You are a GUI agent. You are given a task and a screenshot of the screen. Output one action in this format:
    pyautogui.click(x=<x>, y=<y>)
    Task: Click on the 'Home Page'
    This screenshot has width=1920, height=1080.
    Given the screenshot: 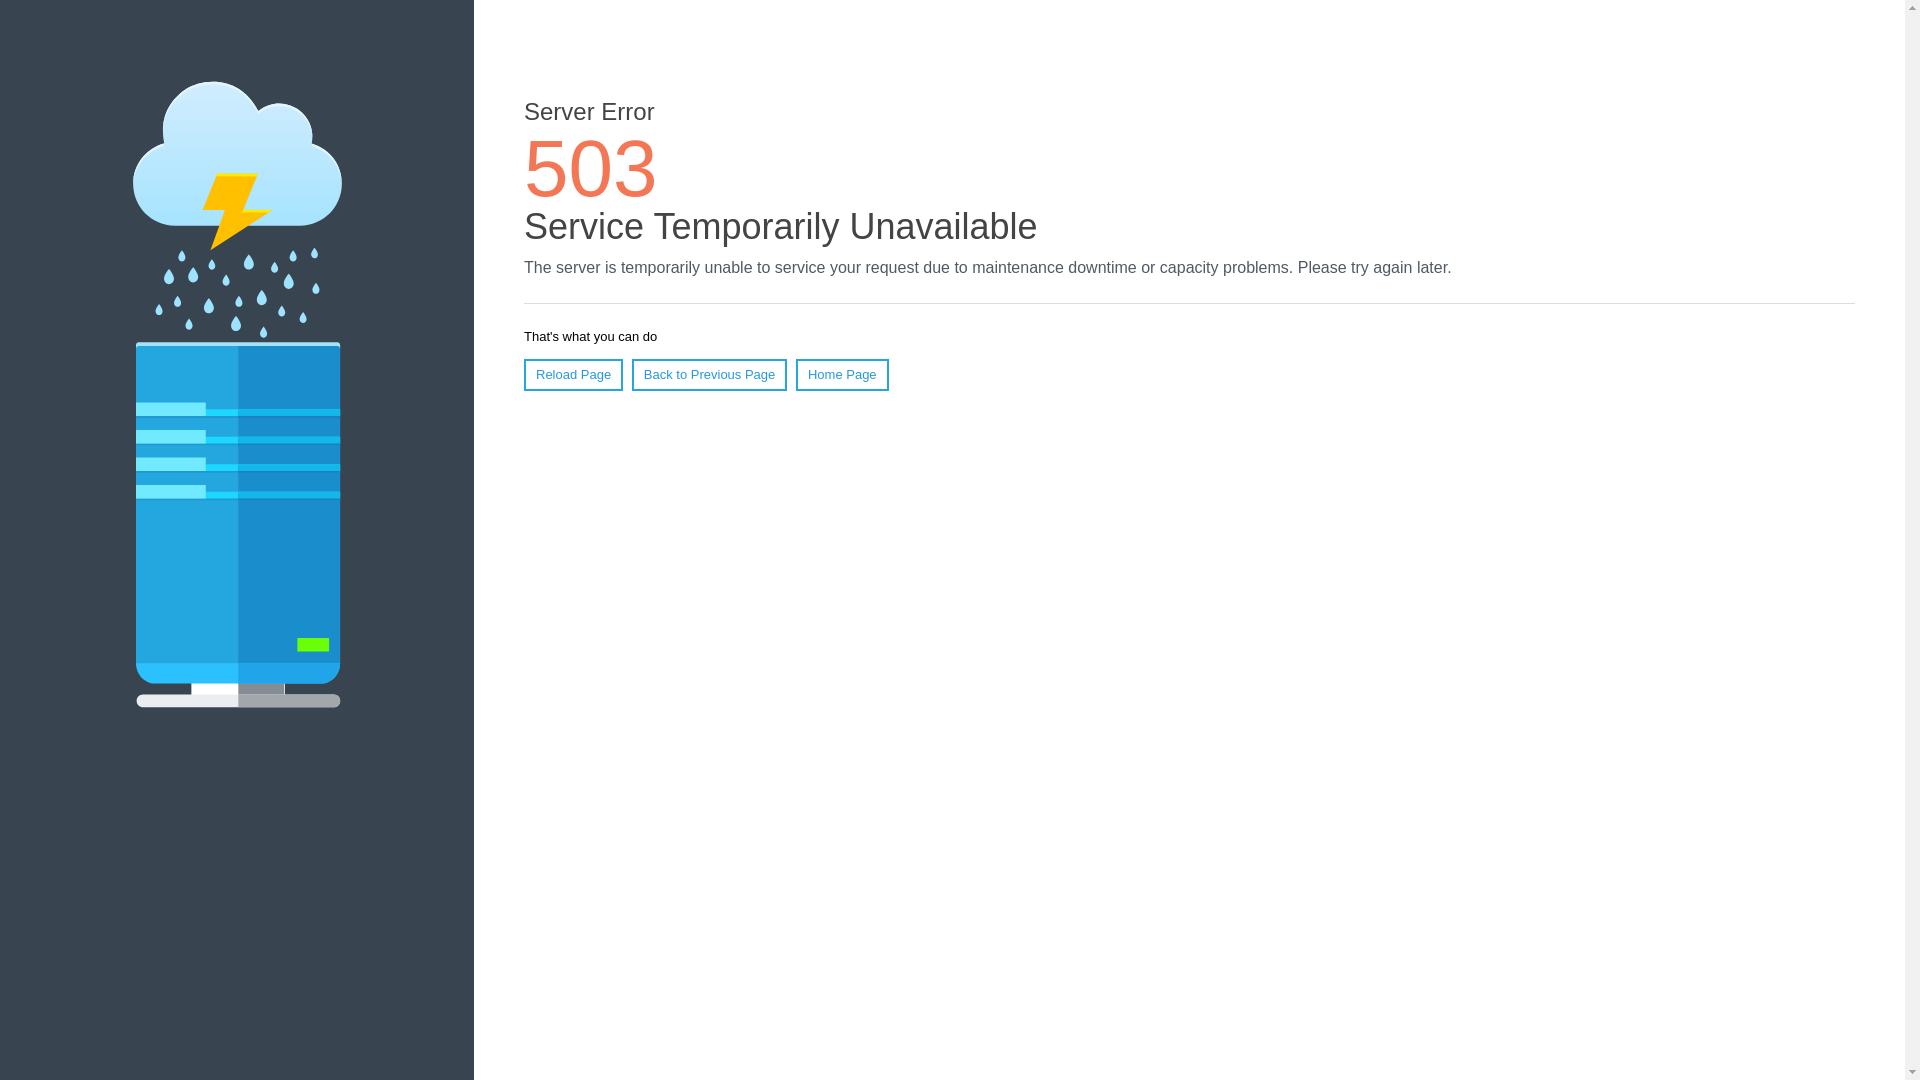 What is the action you would take?
    pyautogui.click(x=842, y=374)
    